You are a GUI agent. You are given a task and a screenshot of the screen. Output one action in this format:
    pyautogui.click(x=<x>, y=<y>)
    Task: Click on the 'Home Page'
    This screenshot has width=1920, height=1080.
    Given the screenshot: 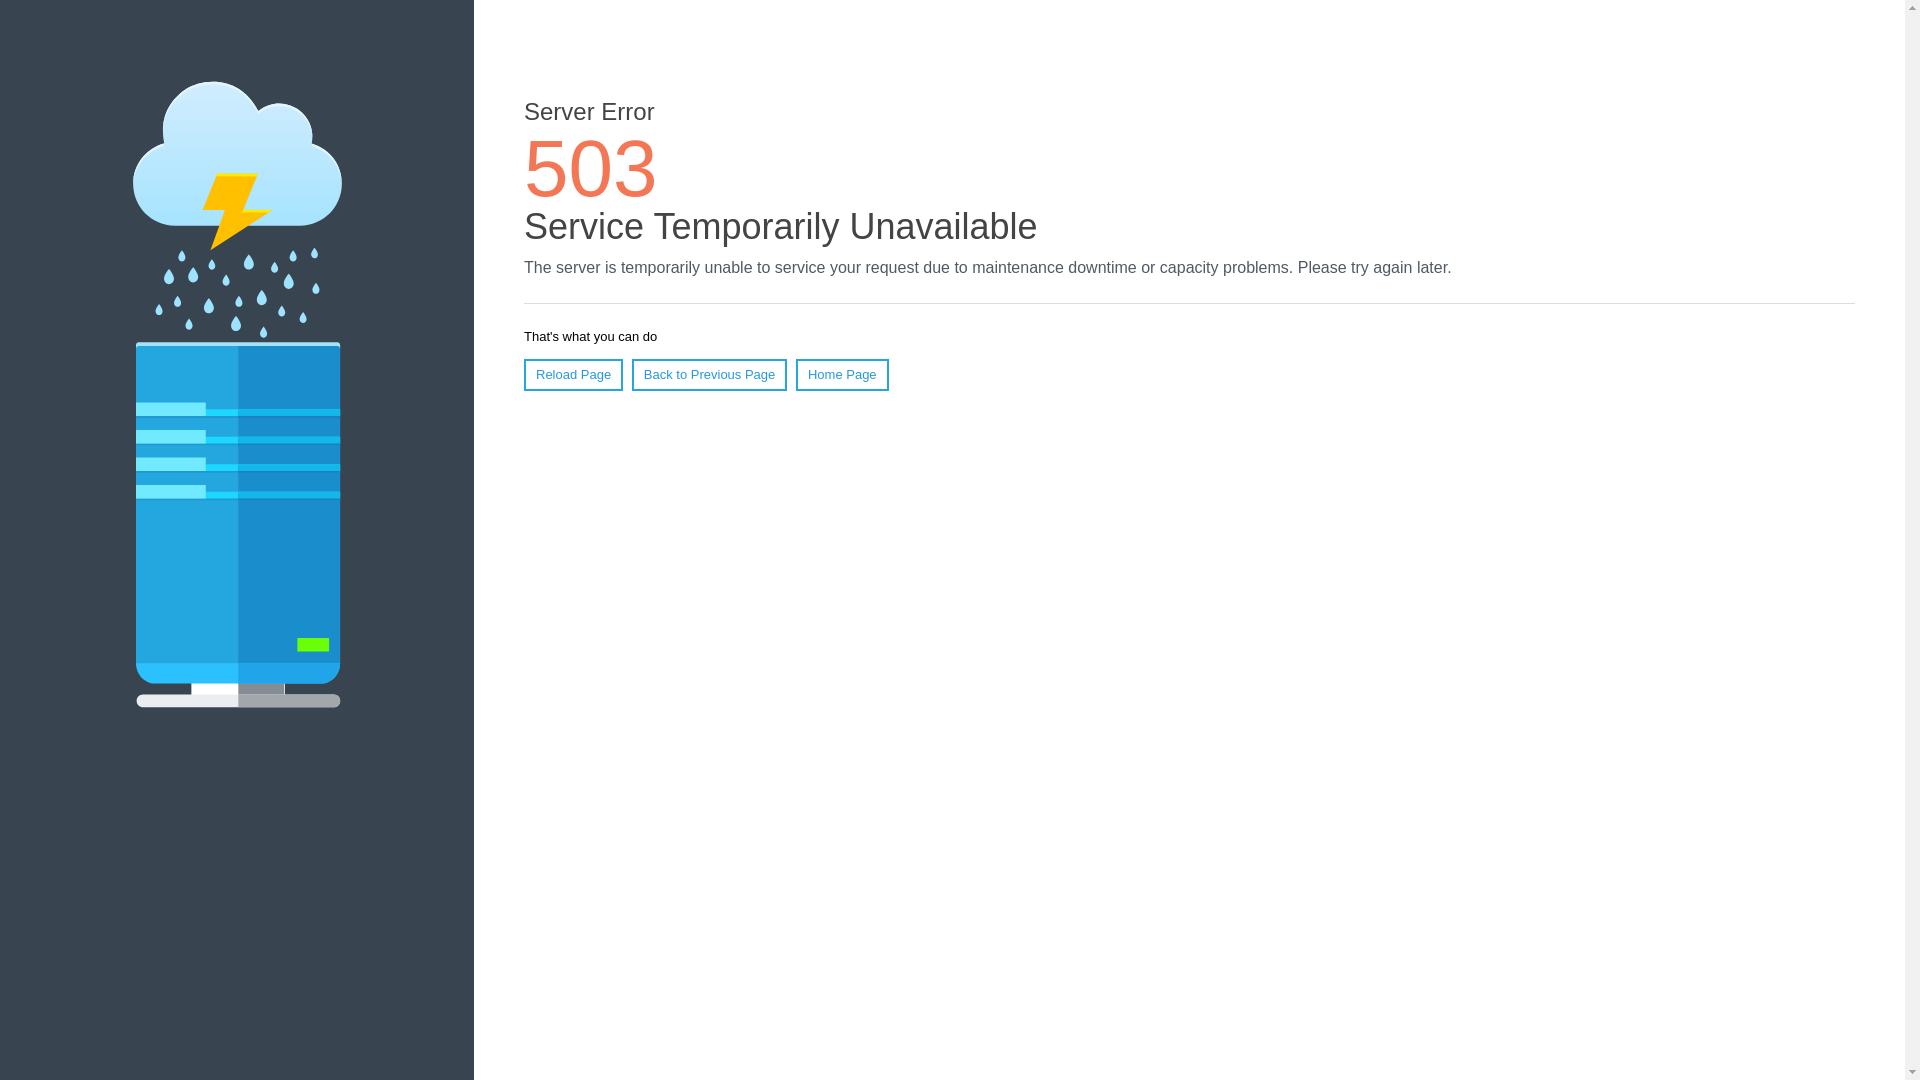 What is the action you would take?
    pyautogui.click(x=842, y=374)
    